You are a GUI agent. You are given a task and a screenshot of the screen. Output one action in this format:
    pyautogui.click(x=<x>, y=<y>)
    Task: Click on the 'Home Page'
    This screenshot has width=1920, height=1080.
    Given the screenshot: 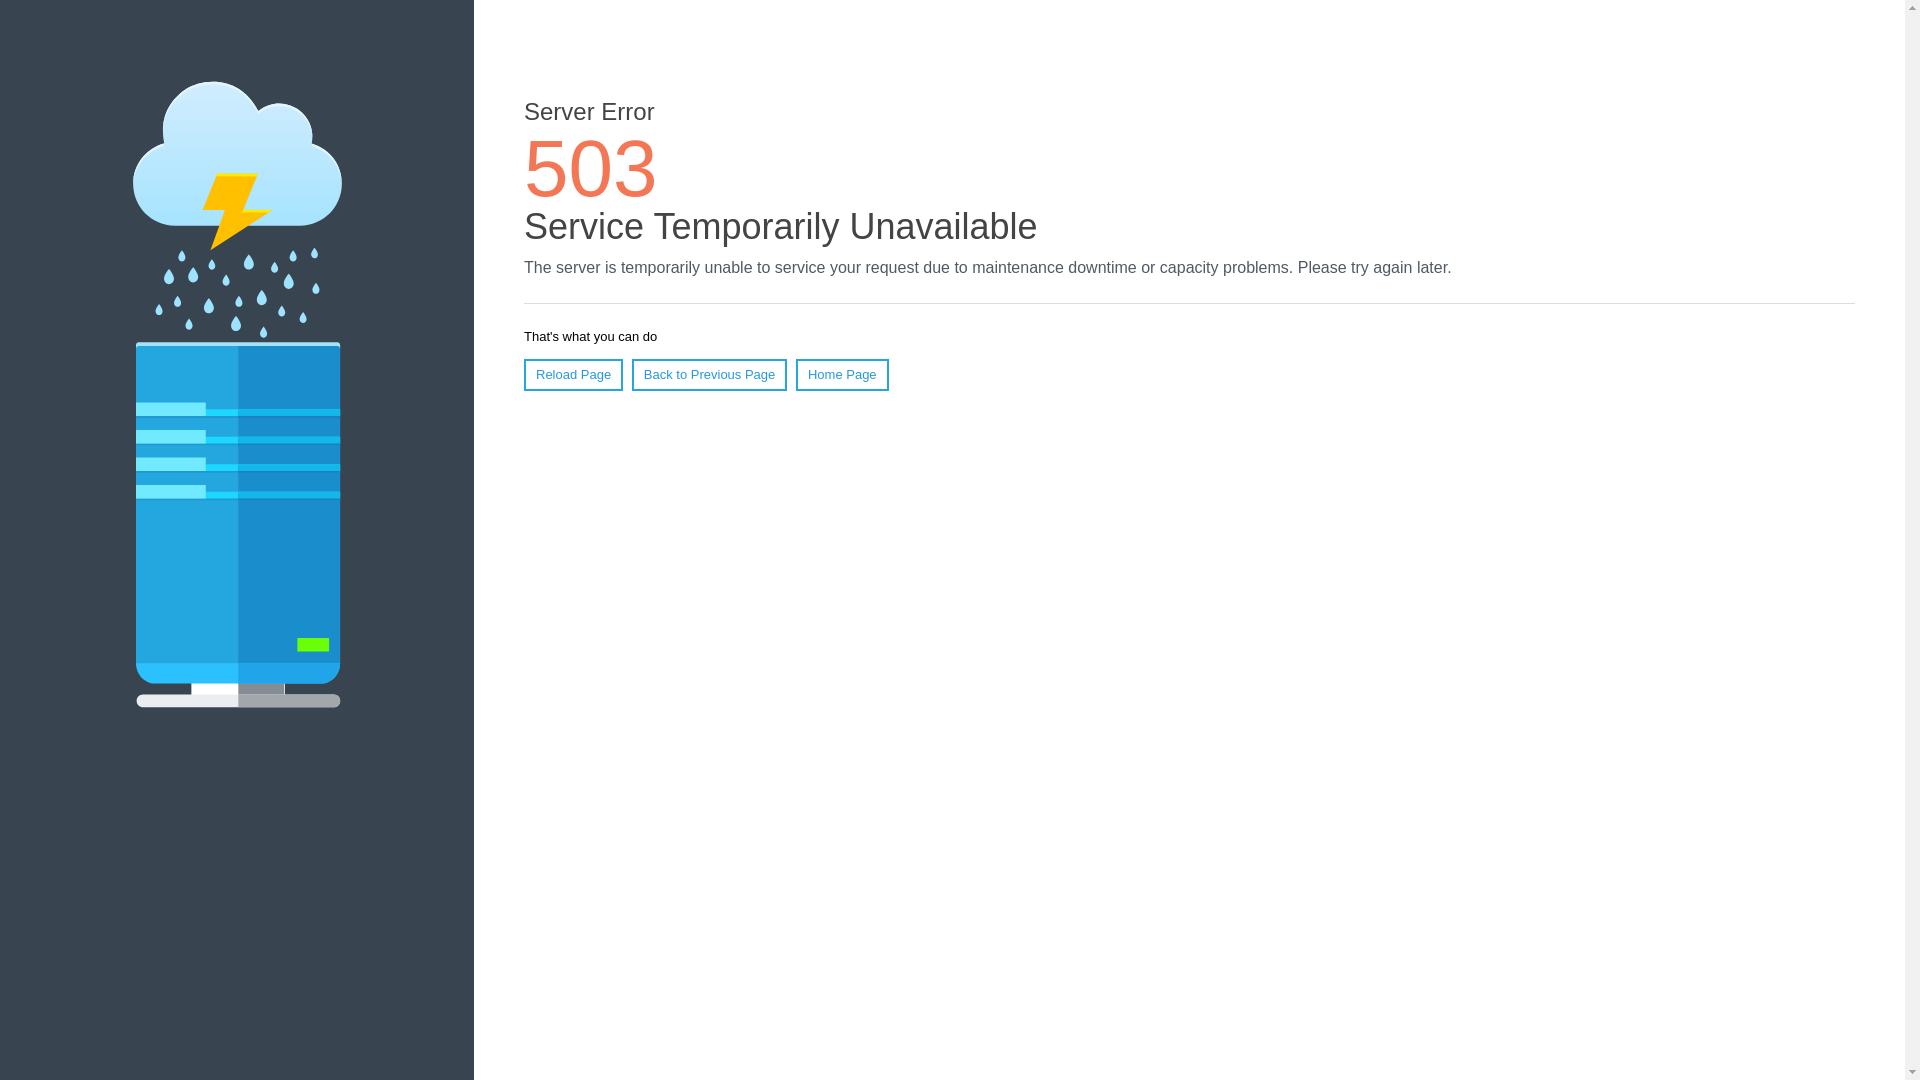 What is the action you would take?
    pyautogui.click(x=842, y=374)
    